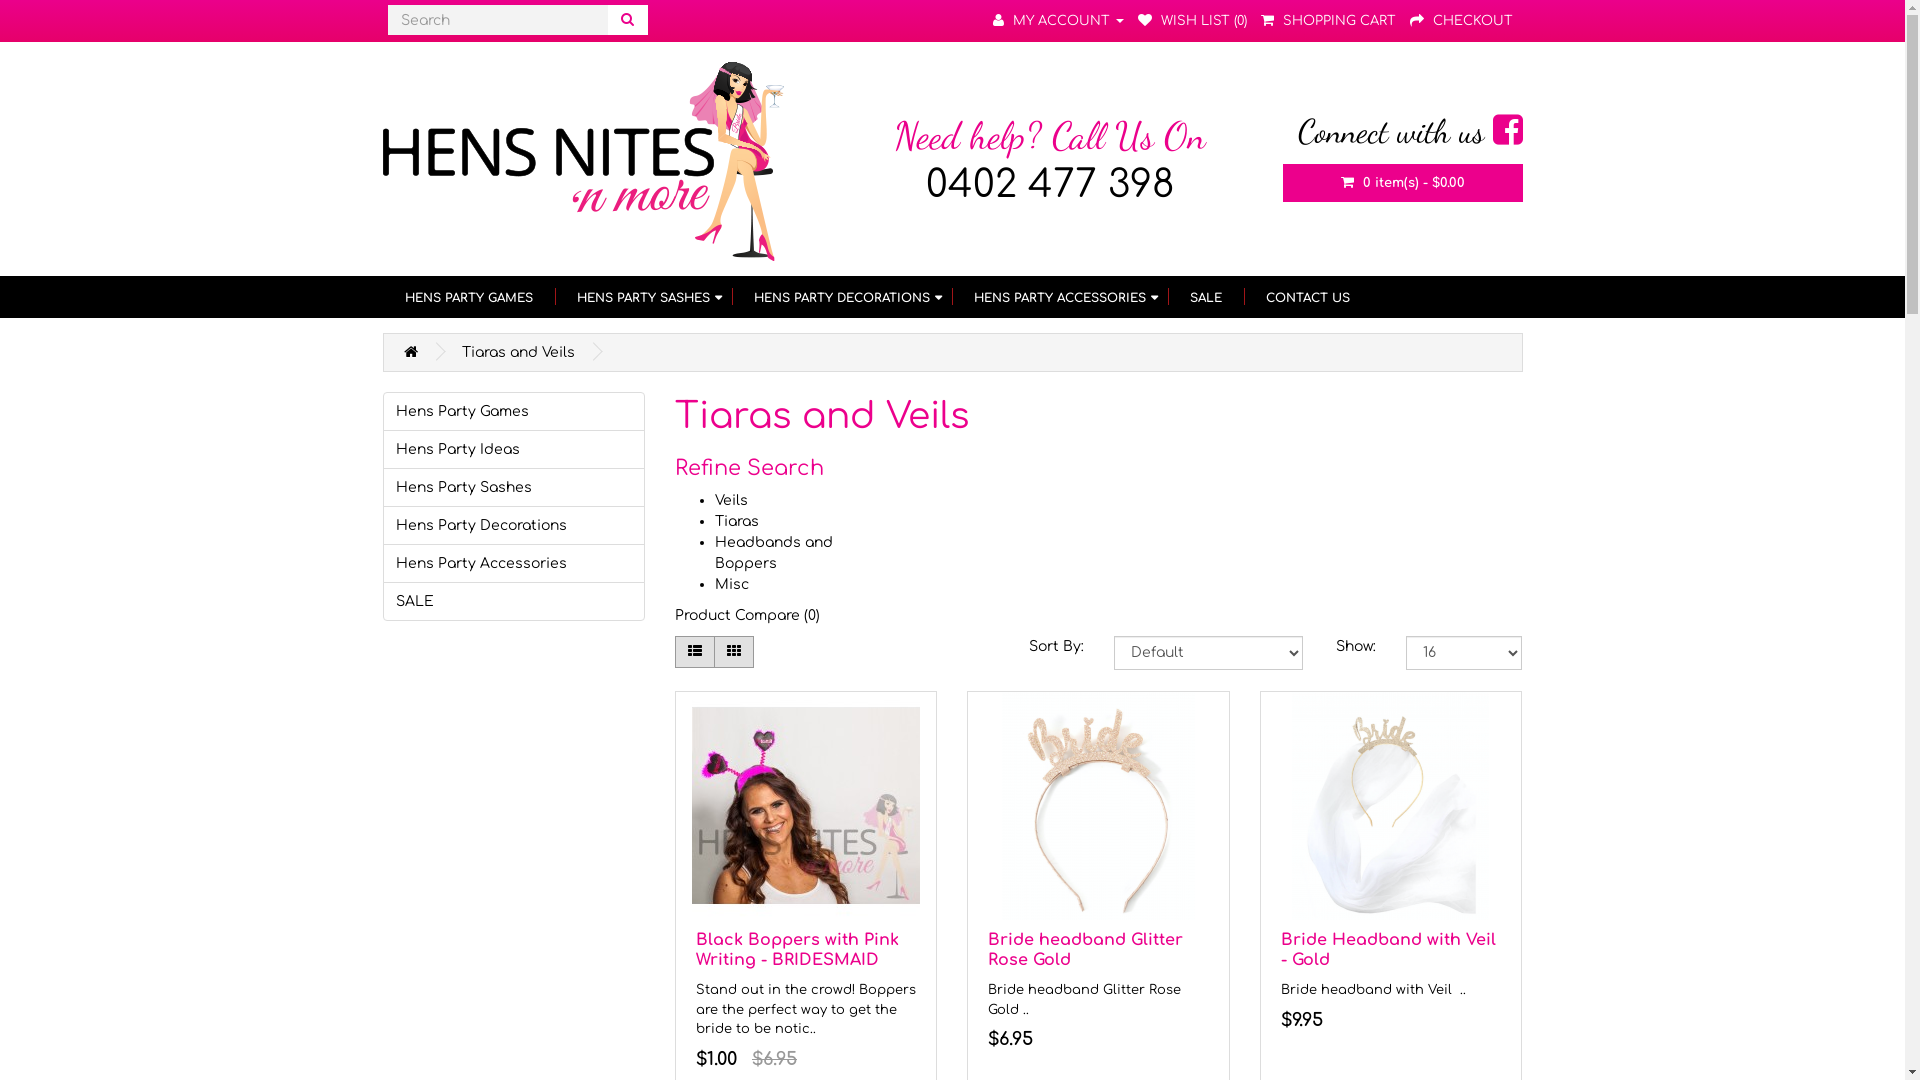  I want to click on '0 item(s) - $0.00', so click(1281, 182).